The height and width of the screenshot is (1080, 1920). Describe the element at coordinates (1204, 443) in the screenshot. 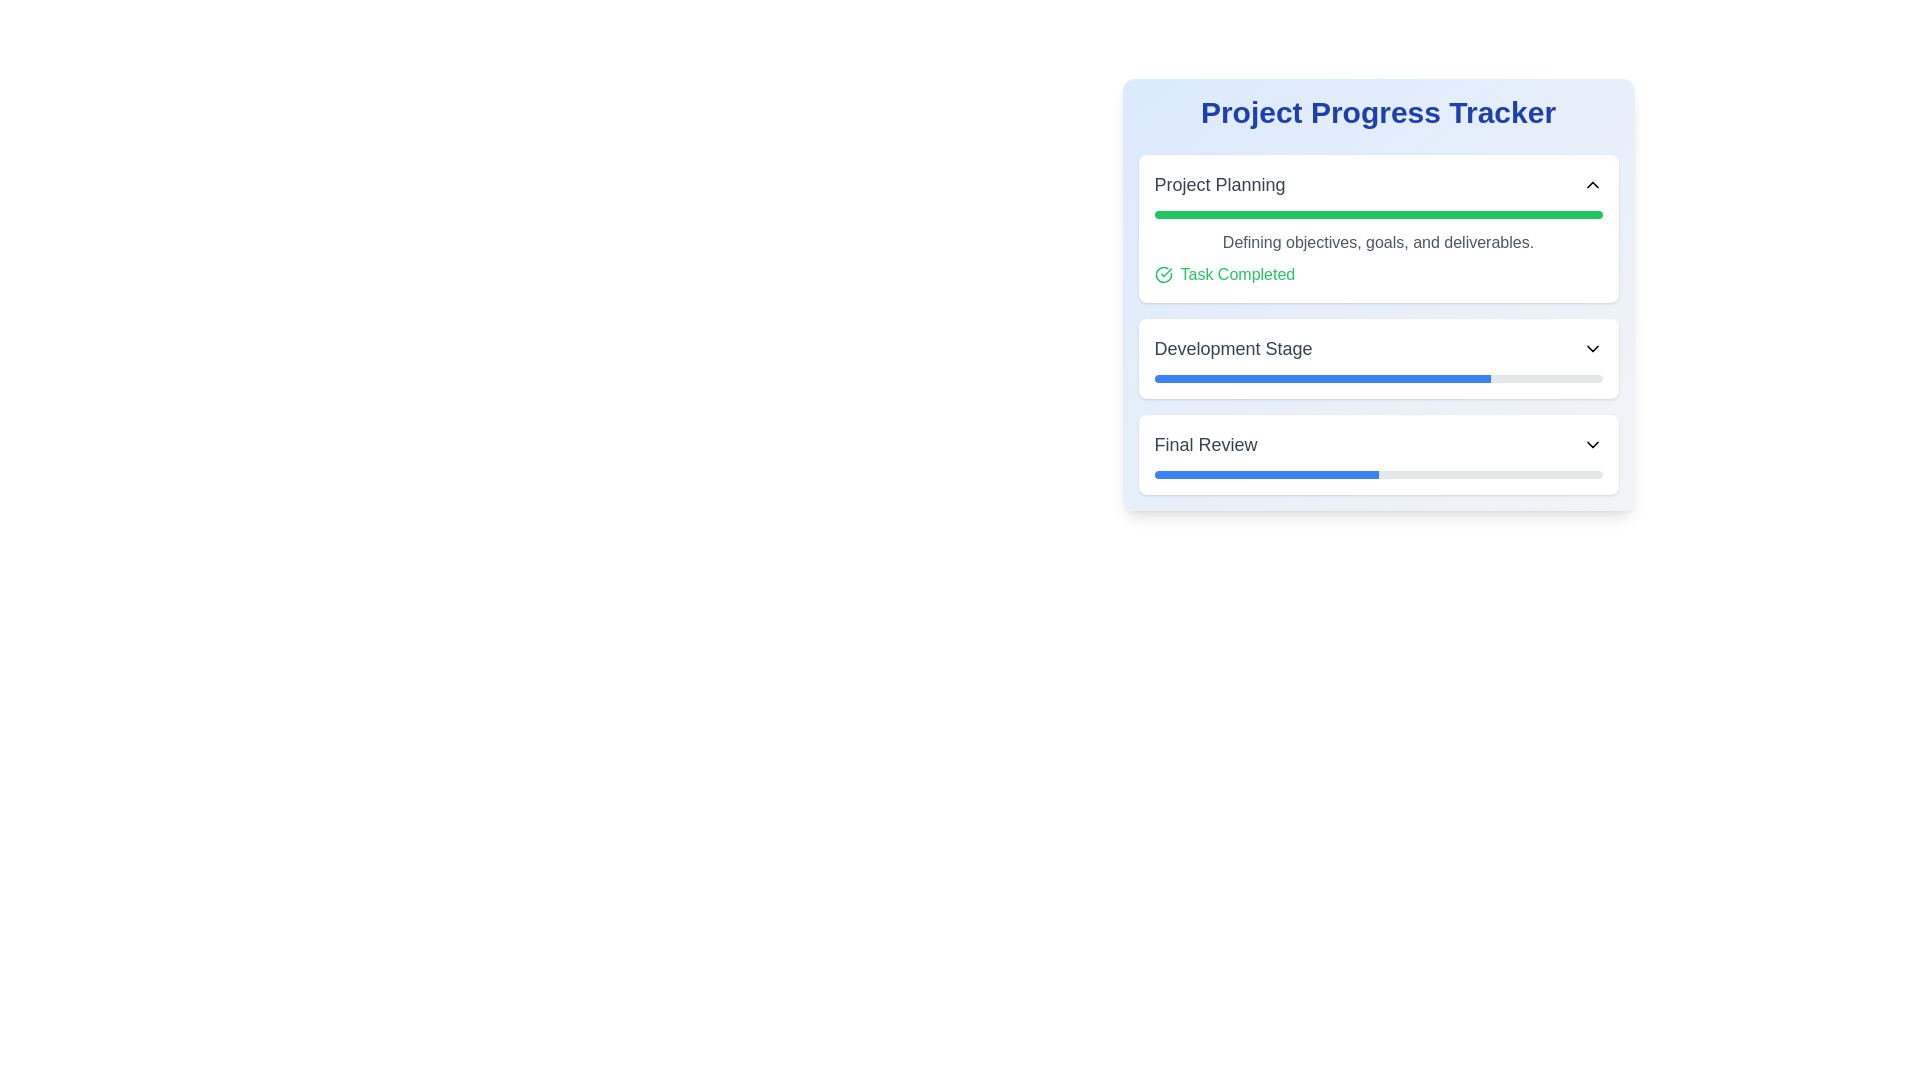

I see `text label indicating the 'Final Review' stage located in the bottom-right section of the 'Project Progress Tracker' card` at that location.